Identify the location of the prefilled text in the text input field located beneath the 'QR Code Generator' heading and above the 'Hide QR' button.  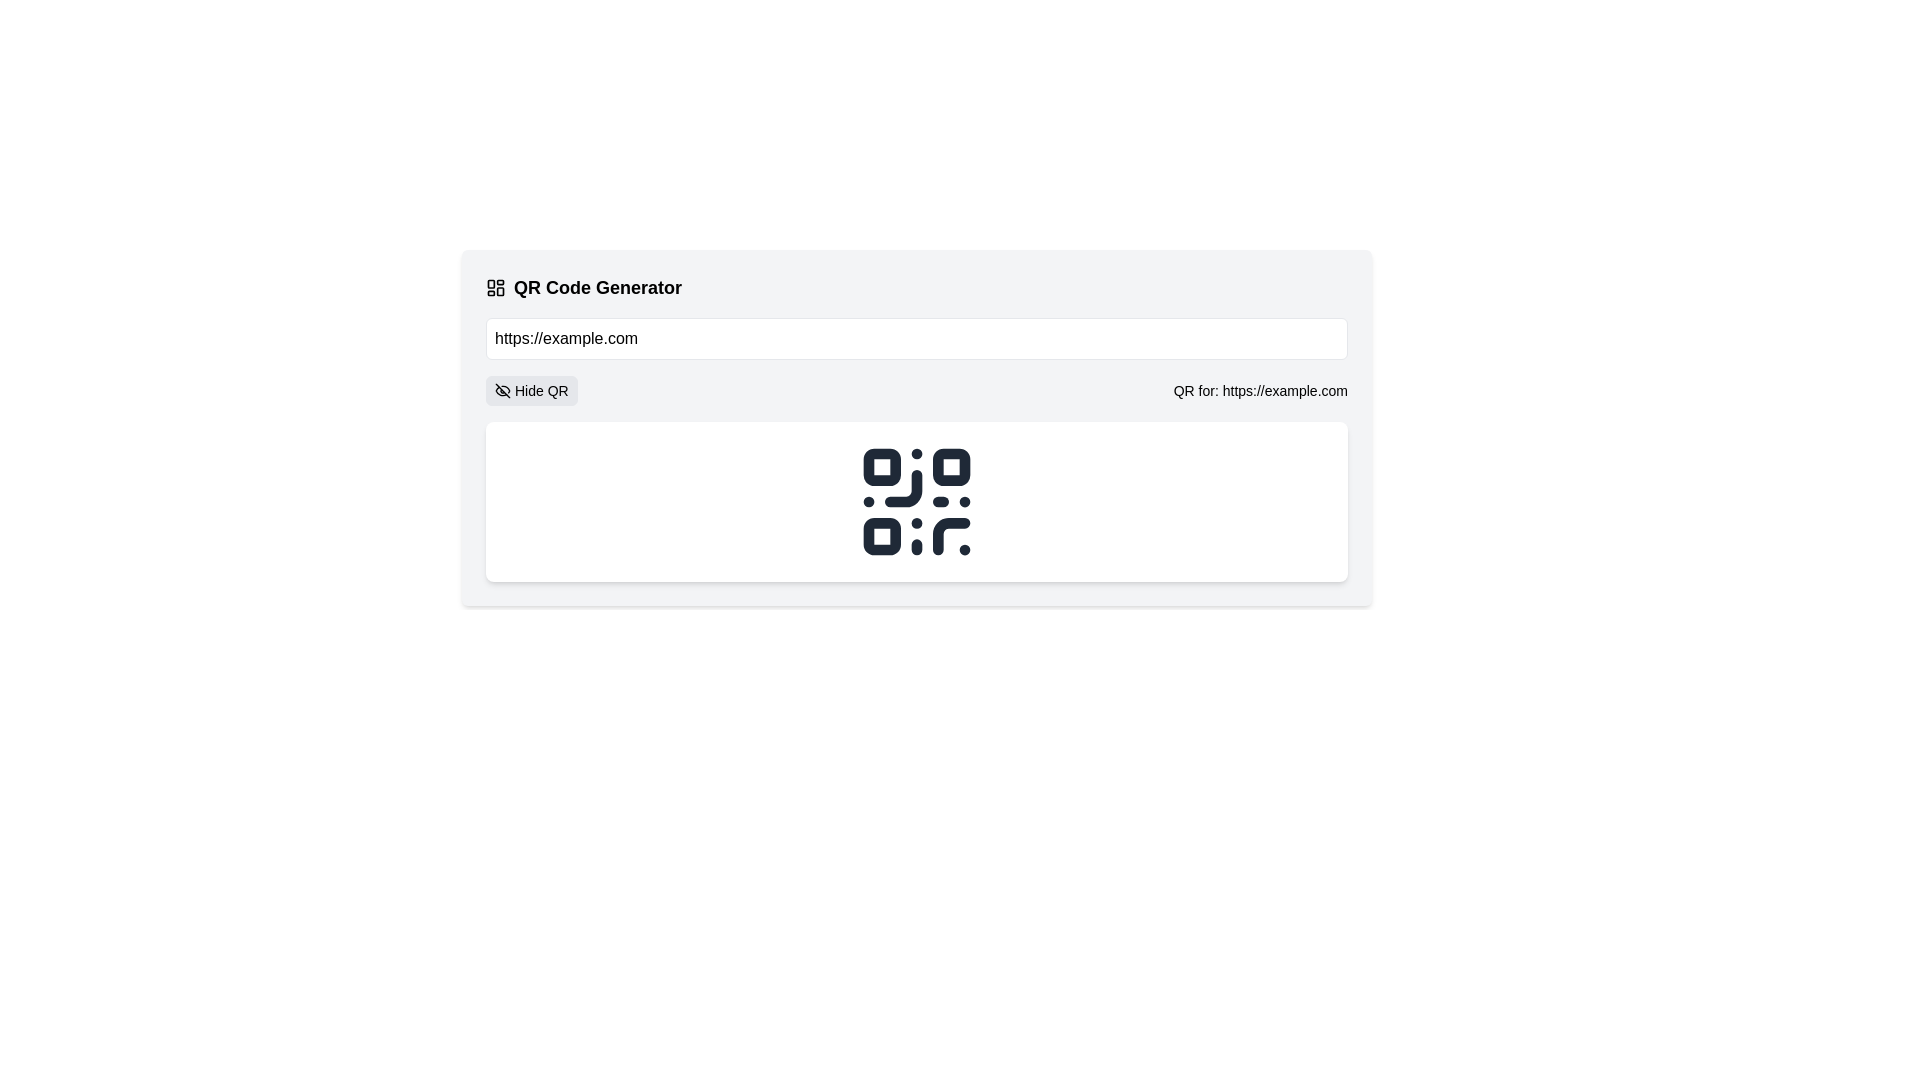
(915, 338).